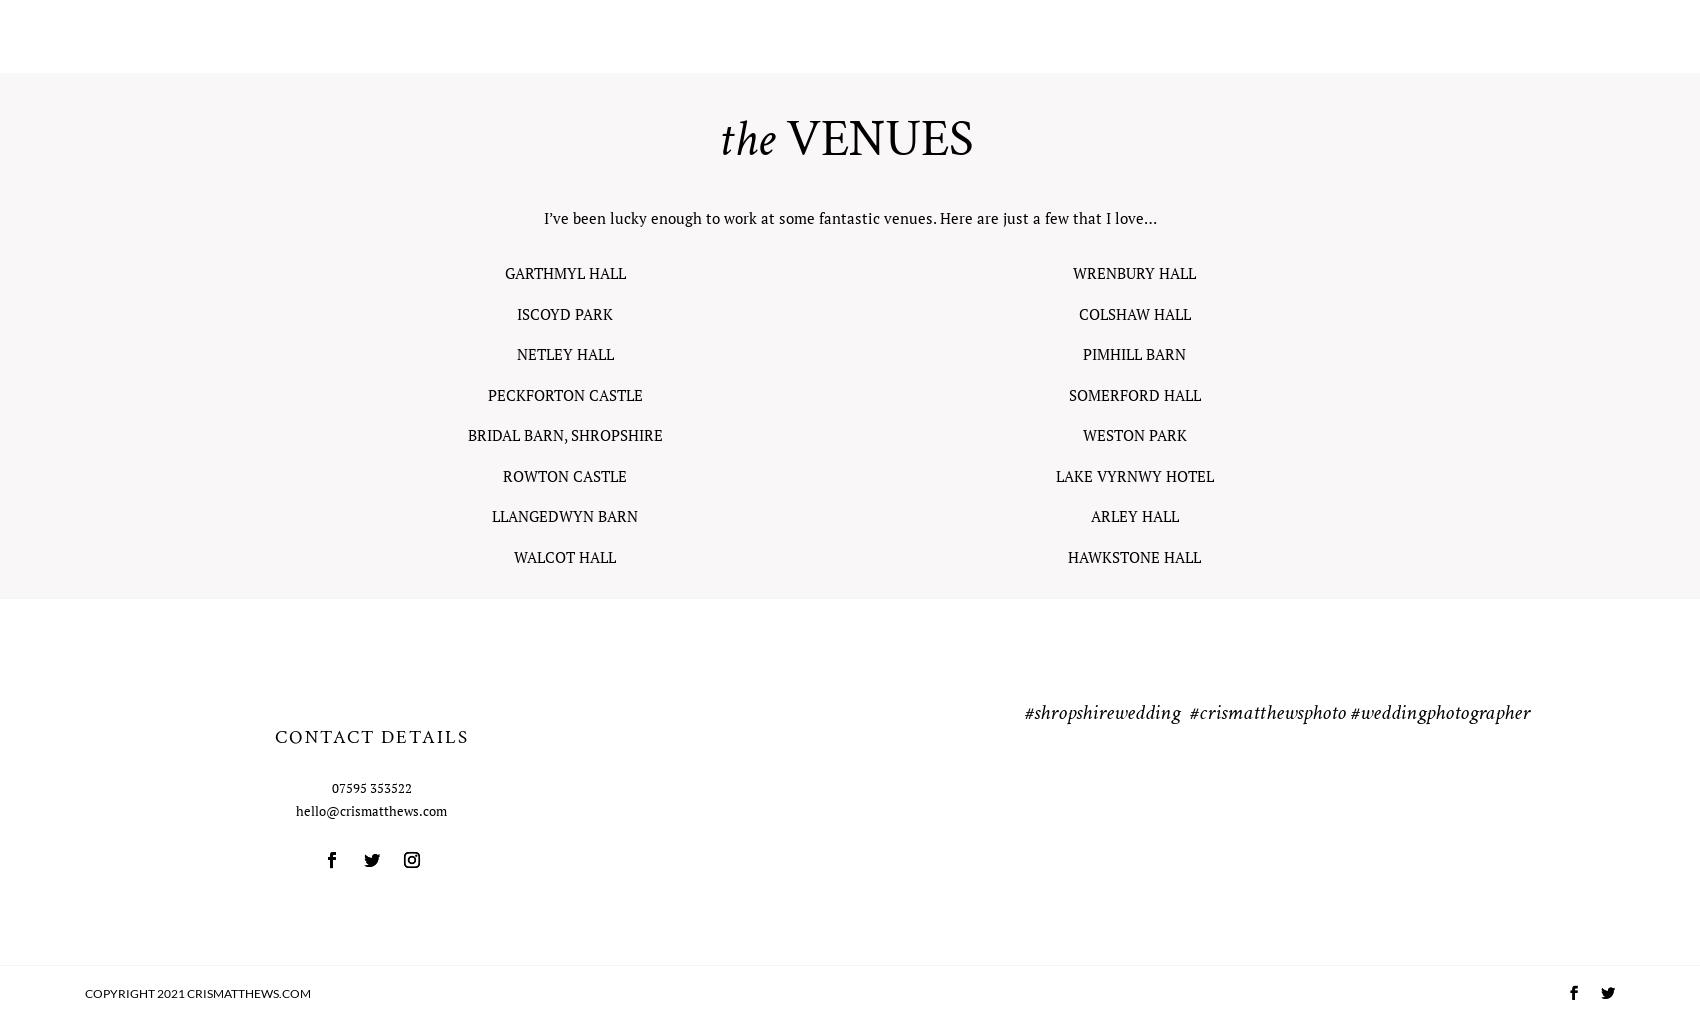 Image resolution: width=1700 pixels, height=1019 pixels. I want to click on 'GARTHMYL HALL', so click(504, 272).